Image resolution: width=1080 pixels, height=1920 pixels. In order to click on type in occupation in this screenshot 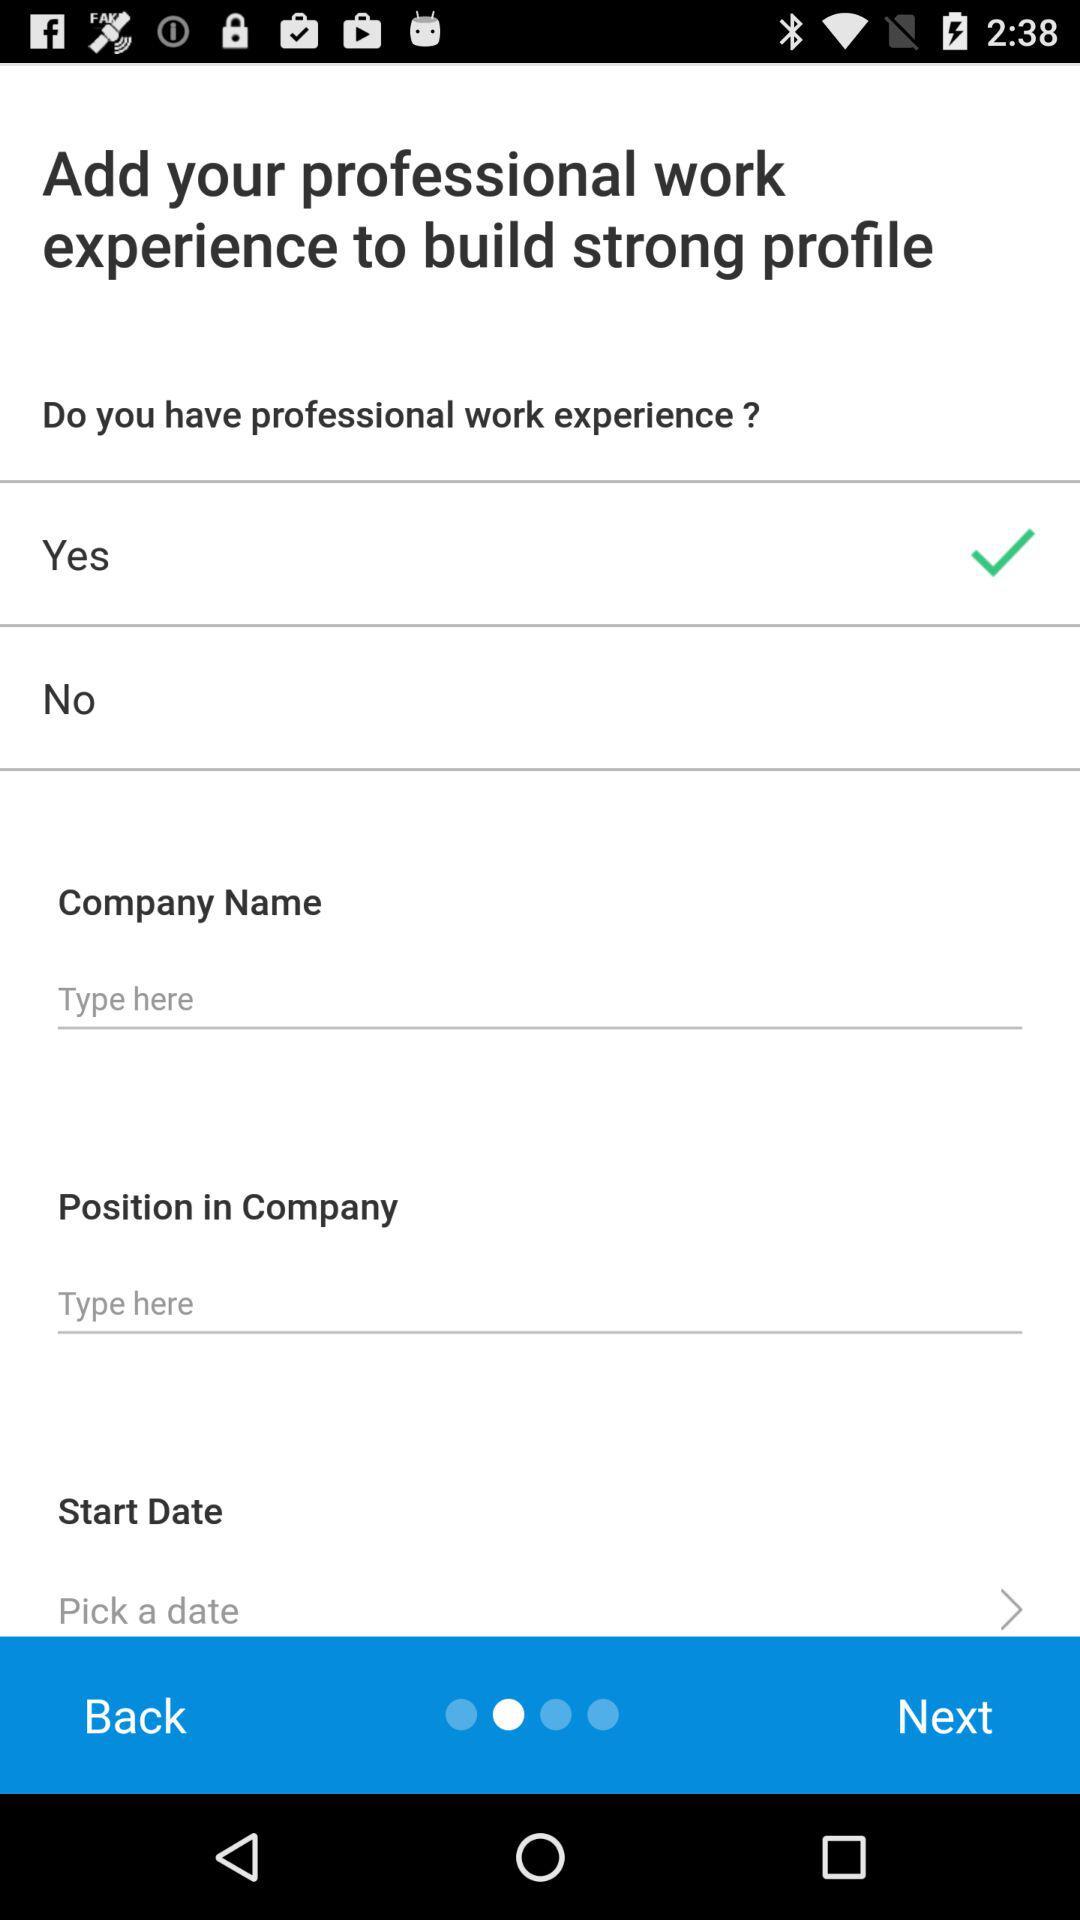, I will do `click(540, 1303)`.